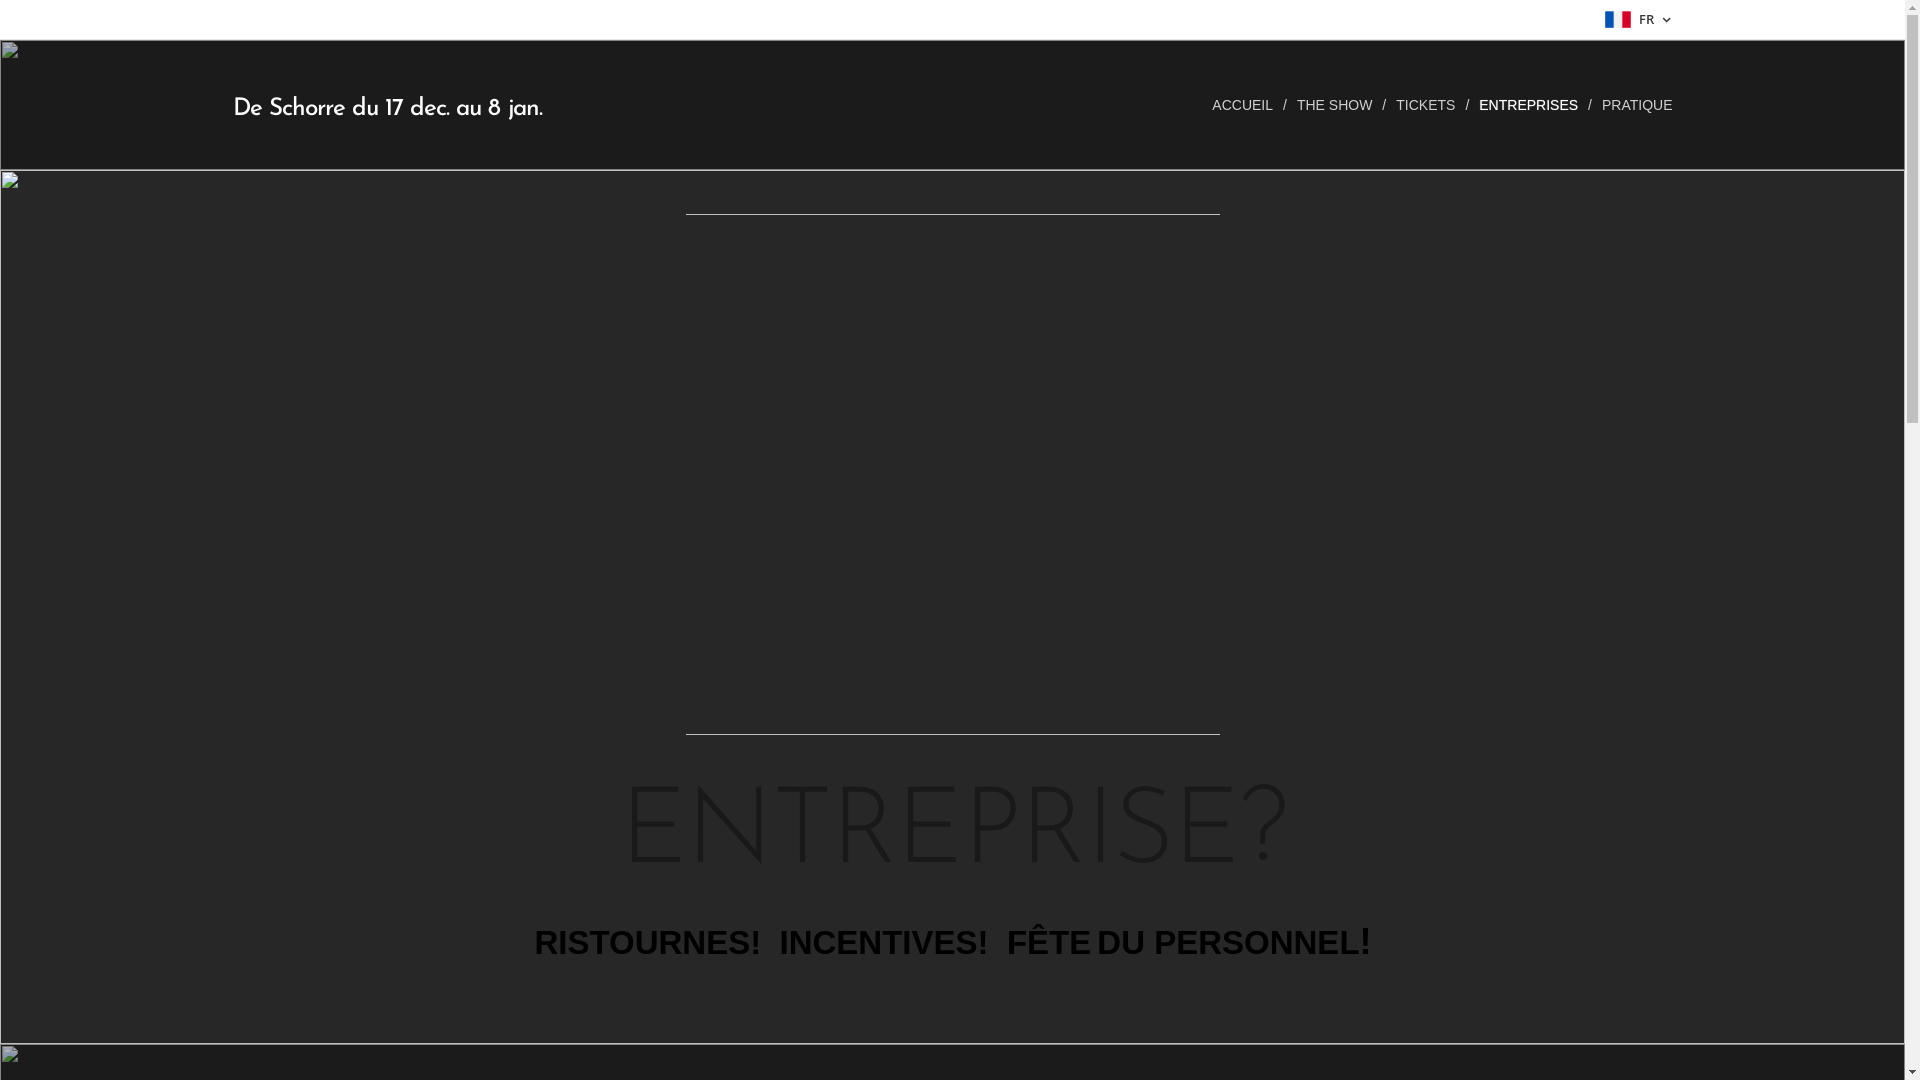 Image resolution: width=1920 pixels, height=1080 pixels. What do you see at coordinates (1336, 104) in the screenshot?
I see `'THE SHOW'` at bounding box center [1336, 104].